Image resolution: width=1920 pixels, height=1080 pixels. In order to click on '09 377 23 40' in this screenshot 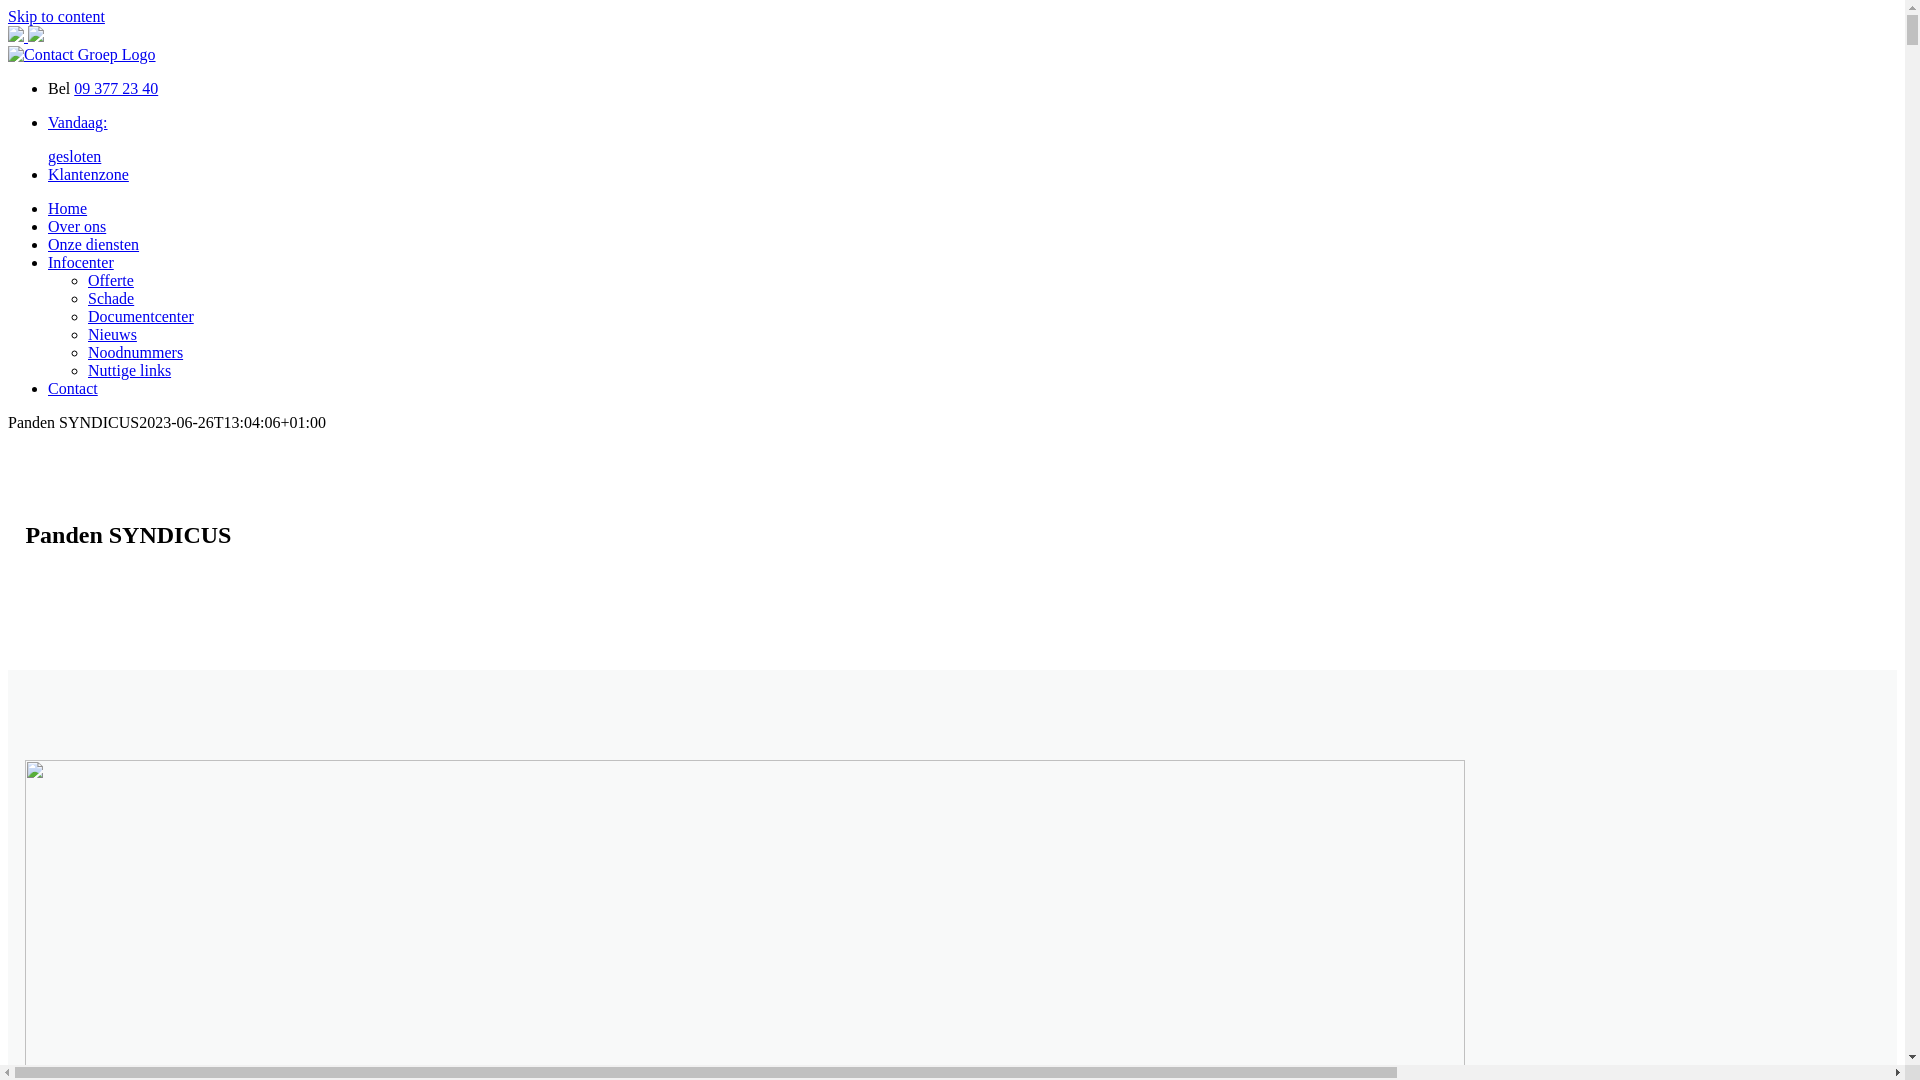, I will do `click(114, 87)`.